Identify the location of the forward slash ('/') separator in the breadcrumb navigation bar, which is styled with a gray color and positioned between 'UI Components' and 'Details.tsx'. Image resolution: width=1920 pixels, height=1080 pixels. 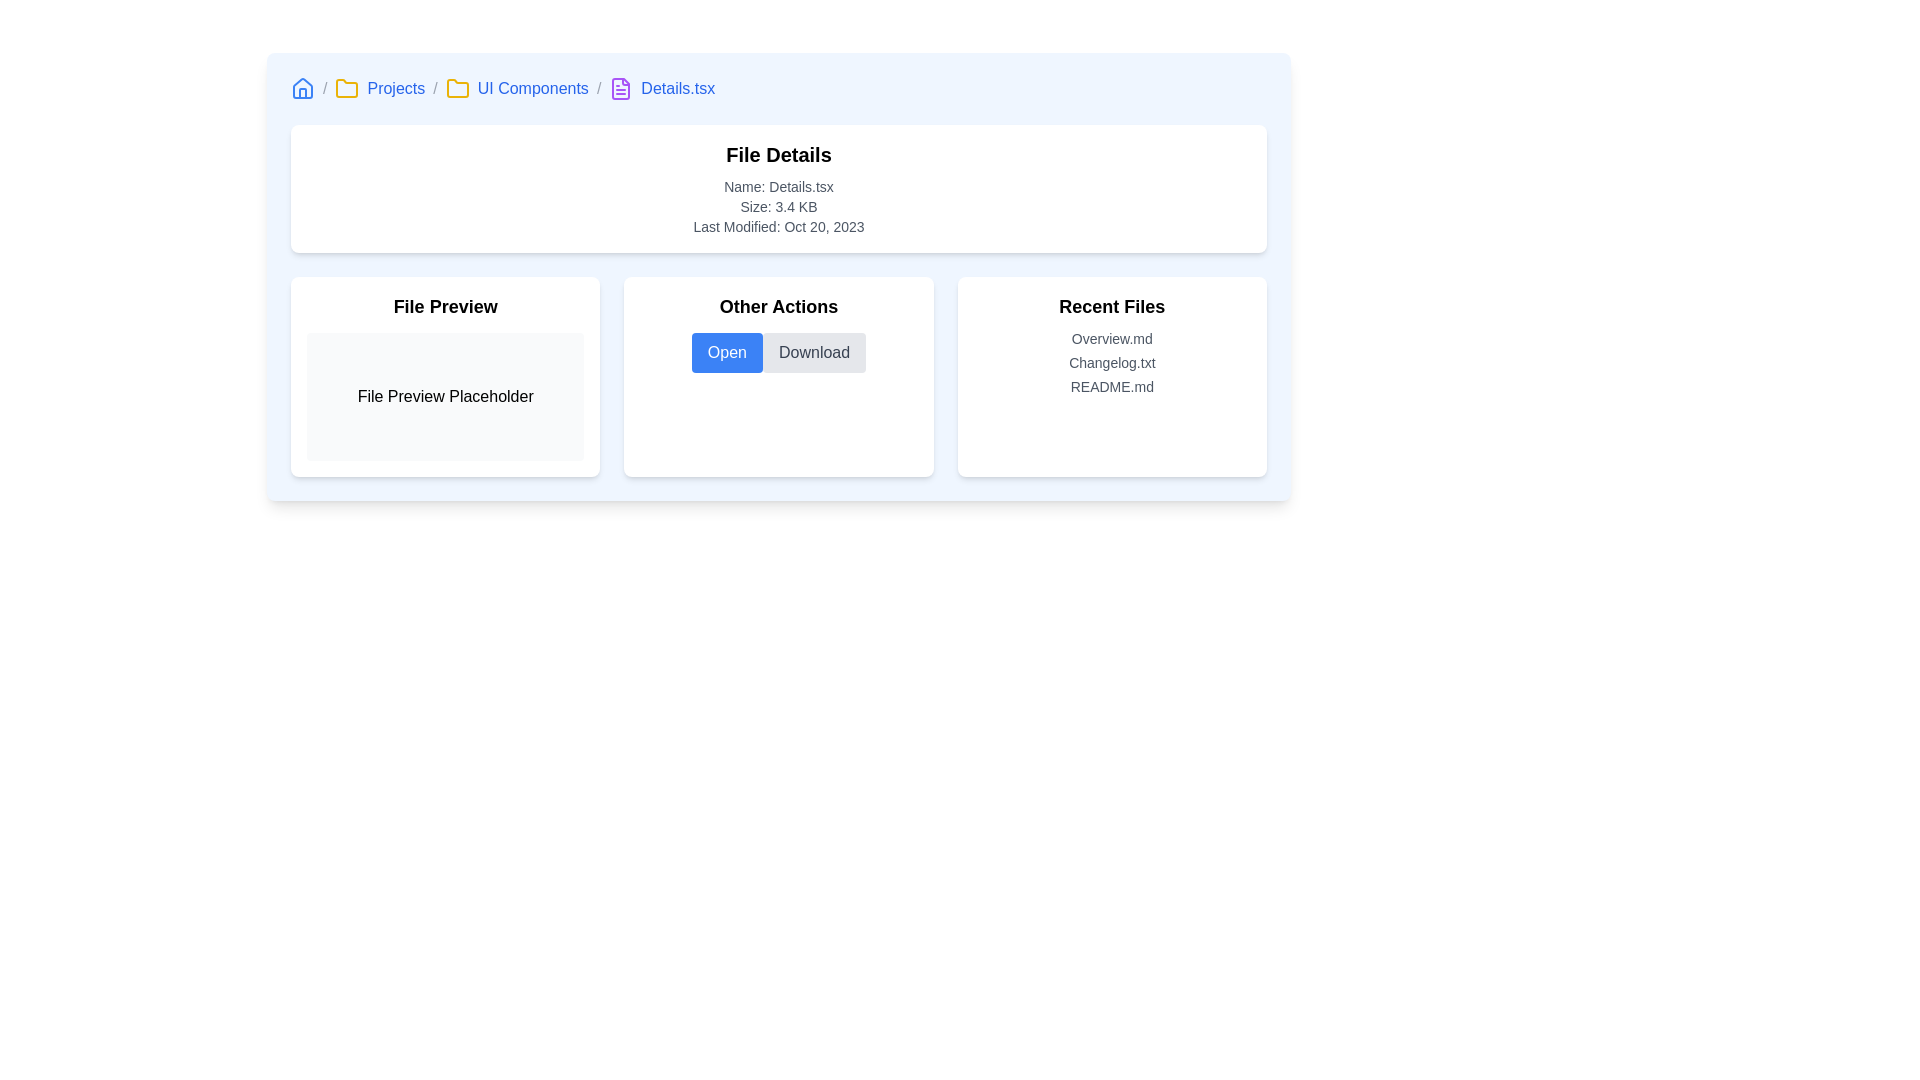
(598, 87).